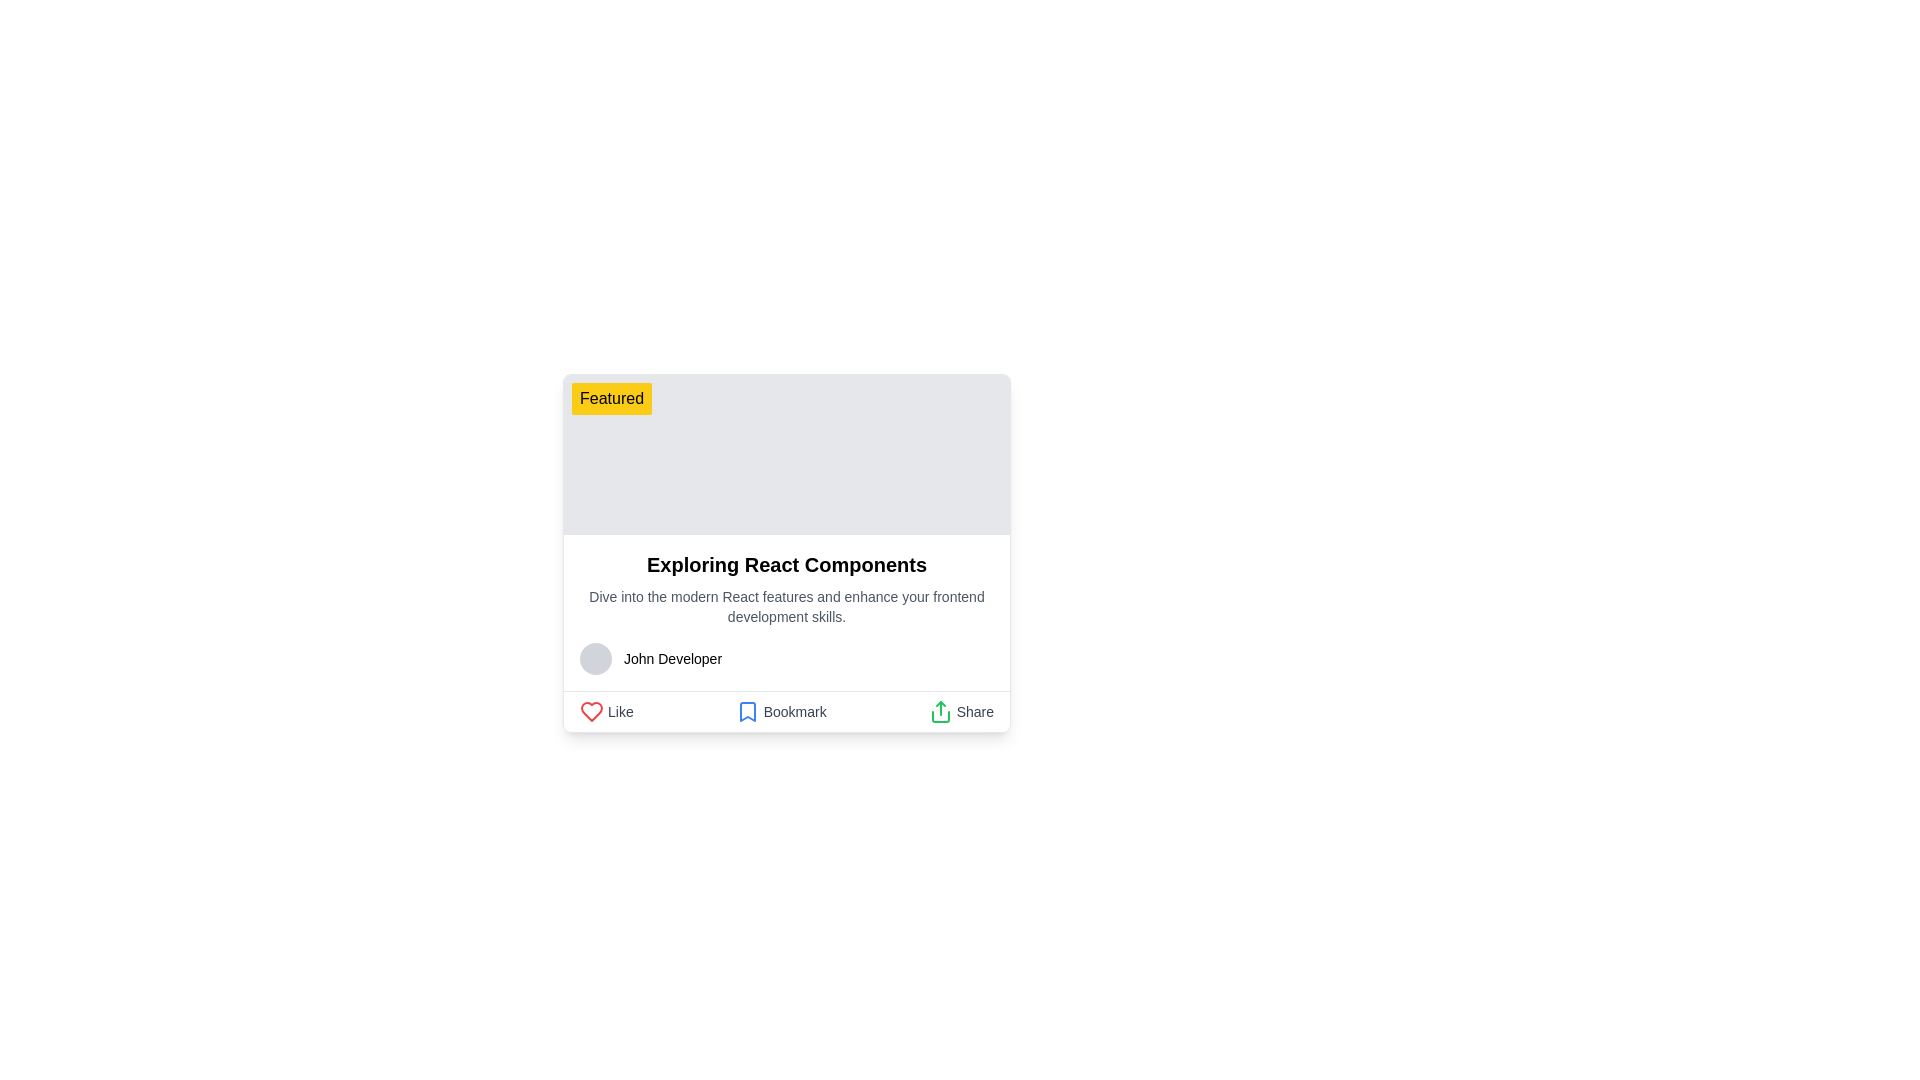 The width and height of the screenshot is (1920, 1080). What do you see at coordinates (590, 711) in the screenshot?
I see `the heart-shaped icon with a red border located at the bottom left corner of the card component` at bounding box center [590, 711].